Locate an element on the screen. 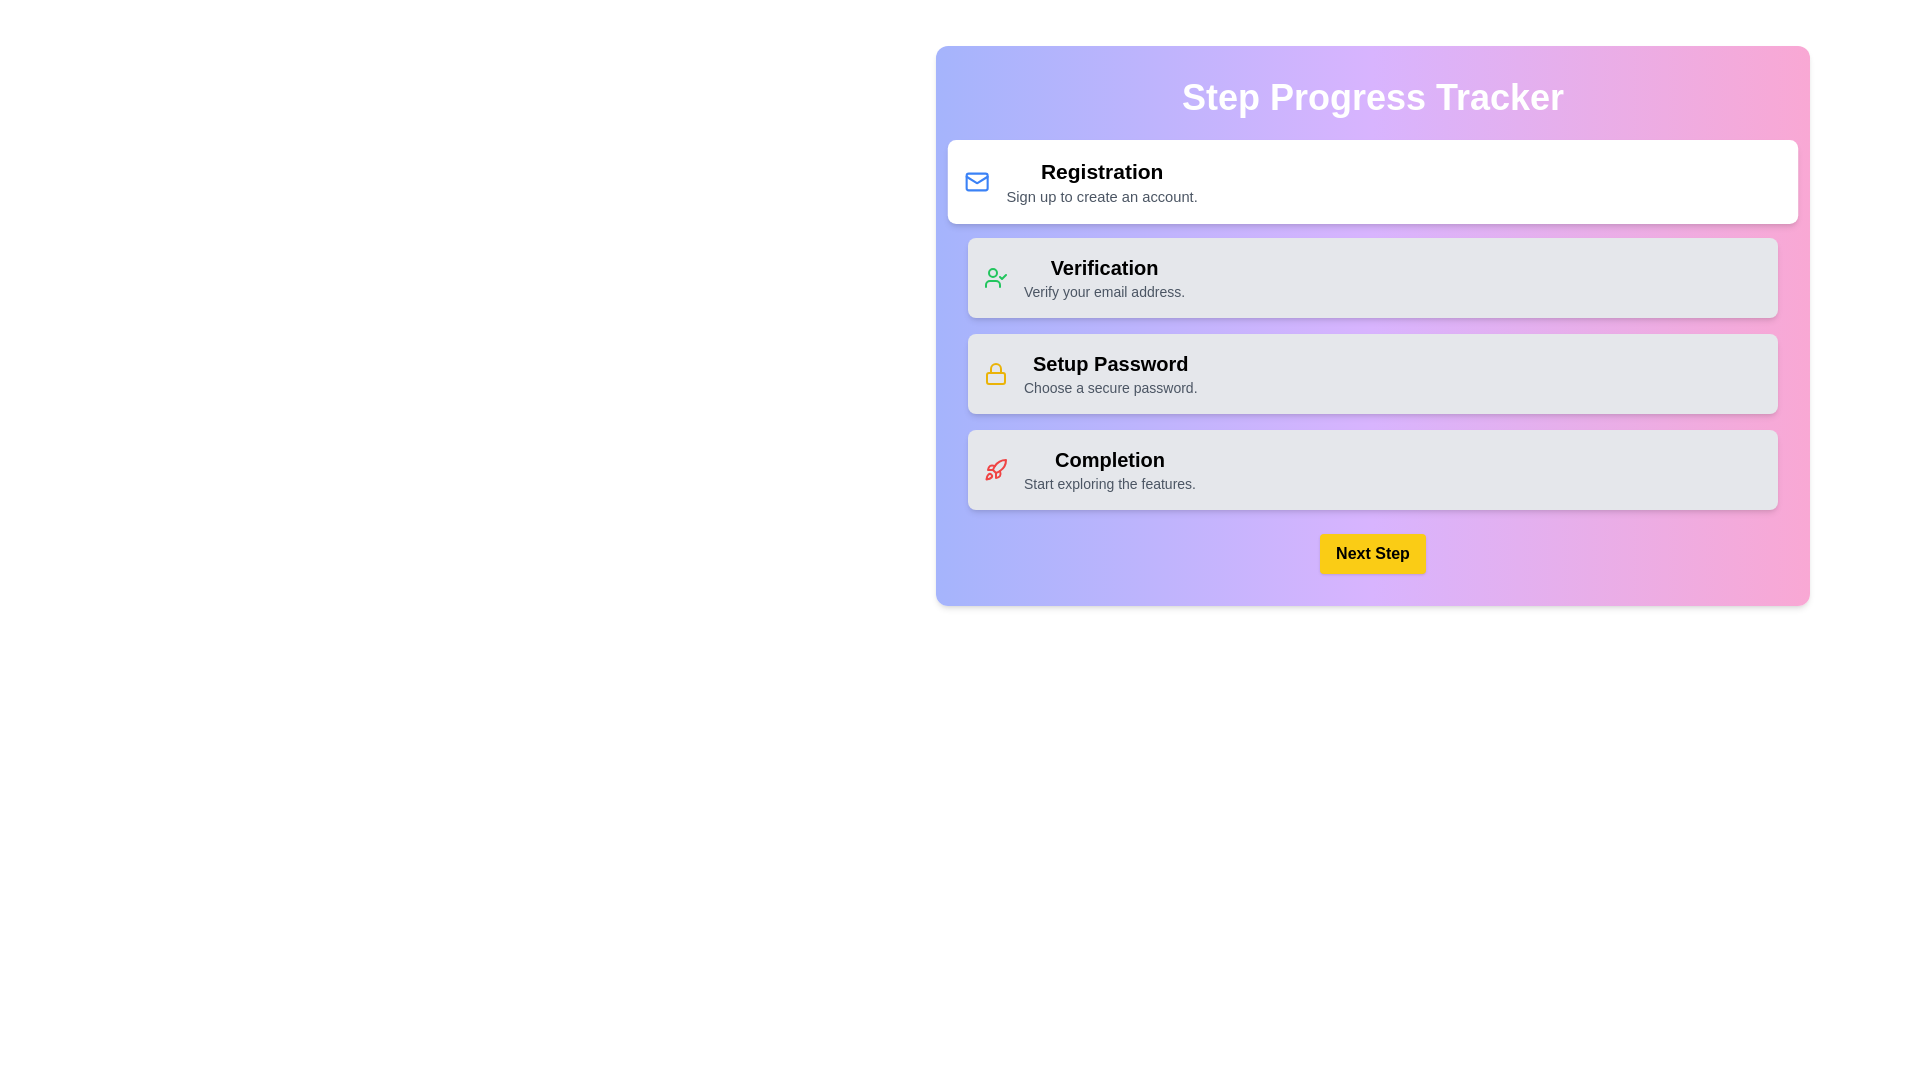 The image size is (1920, 1080). informational text element displaying 'Registration' and 'Sign up to create an account', which is located in the top left of the Step Progress Tracker is located at coordinates (1101, 181).